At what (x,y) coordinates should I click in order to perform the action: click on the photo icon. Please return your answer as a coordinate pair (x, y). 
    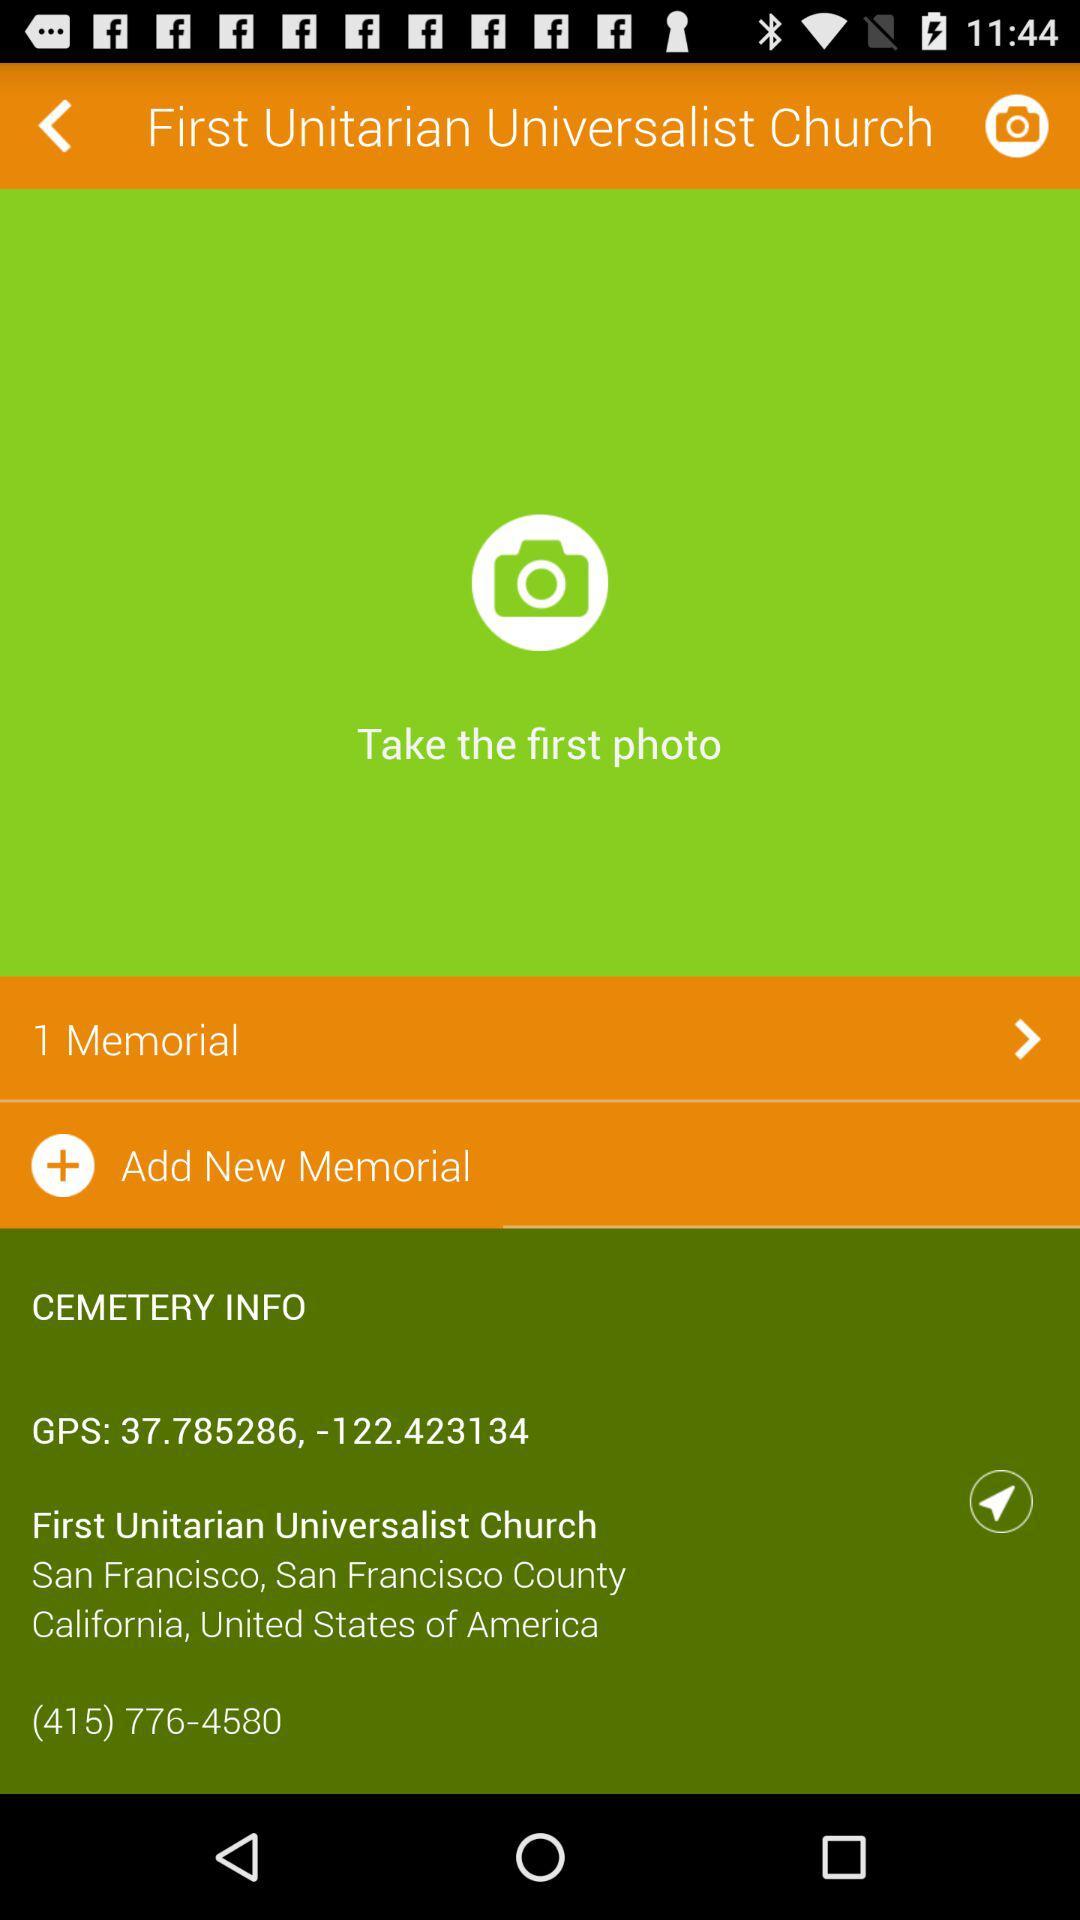
    Looking at the image, I should click on (540, 622).